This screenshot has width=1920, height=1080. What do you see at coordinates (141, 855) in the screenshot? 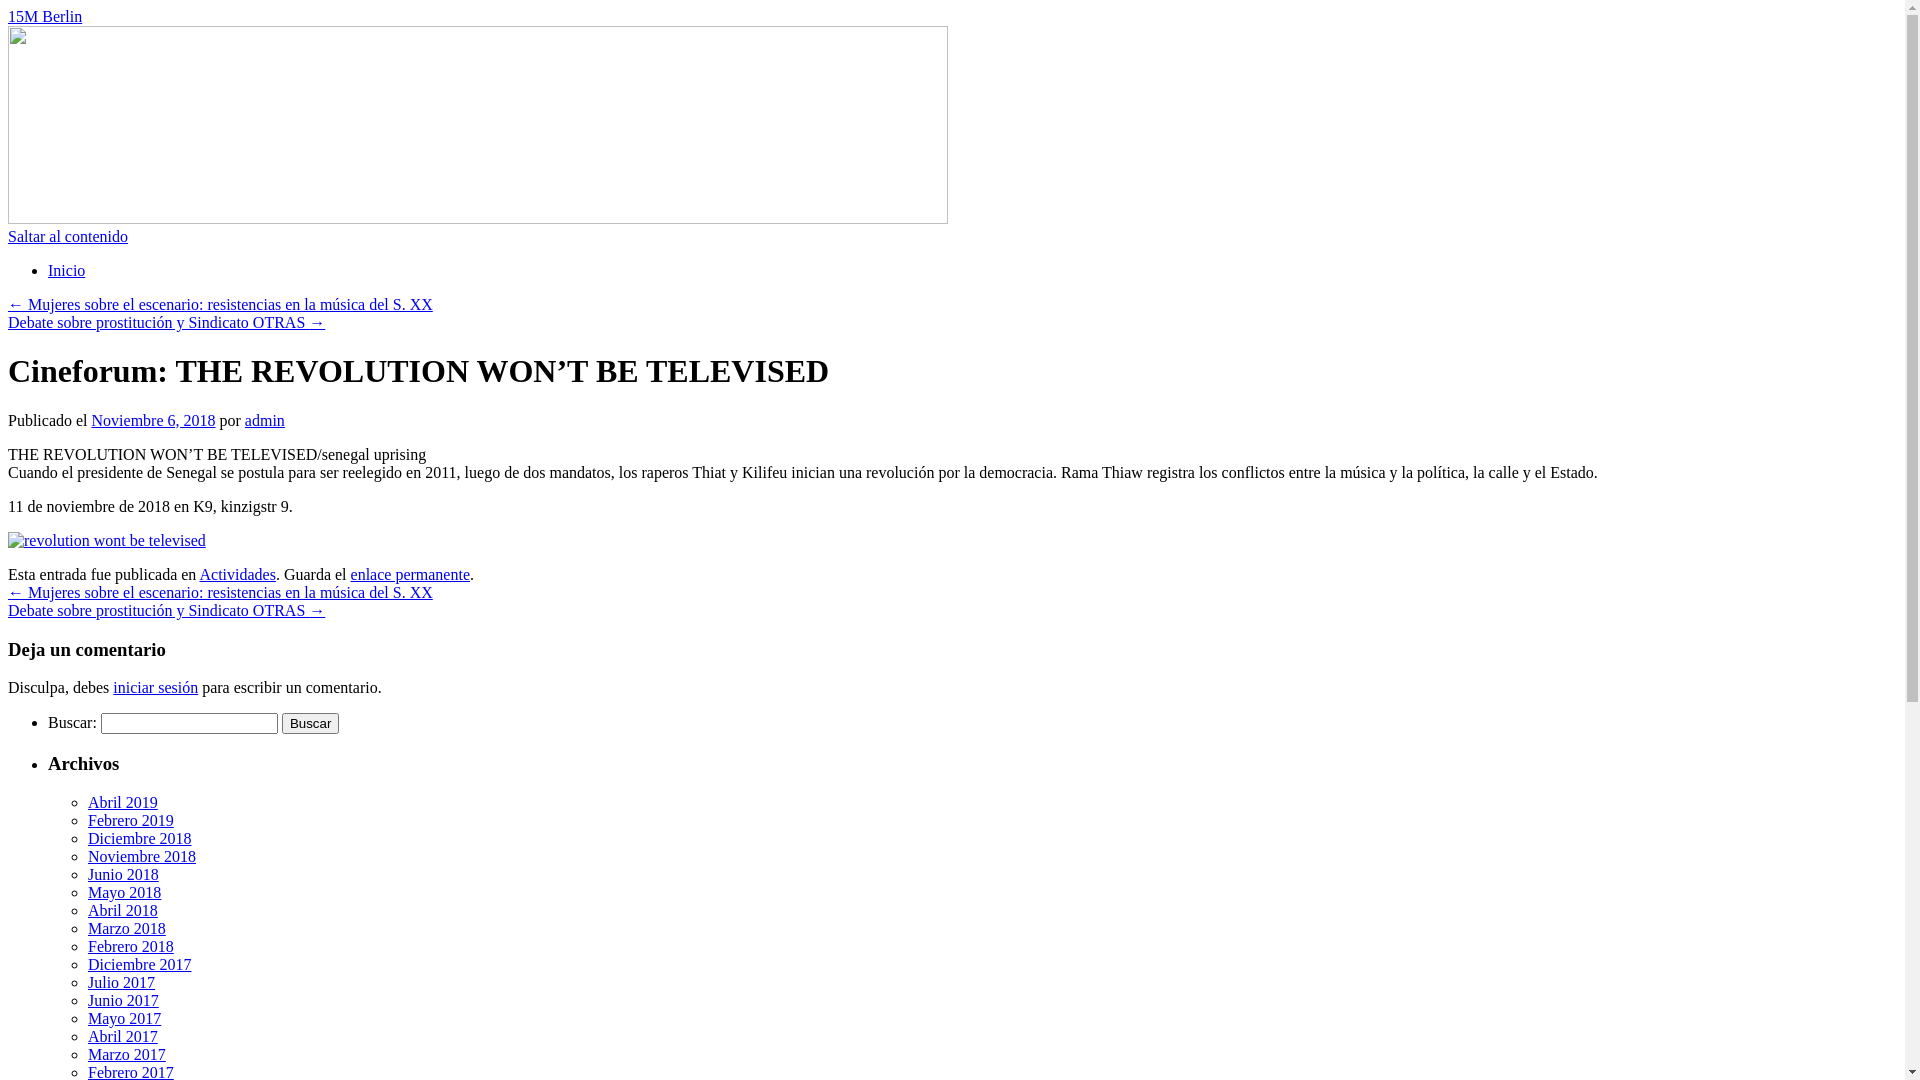
I see `'Noviembre 2018'` at bounding box center [141, 855].